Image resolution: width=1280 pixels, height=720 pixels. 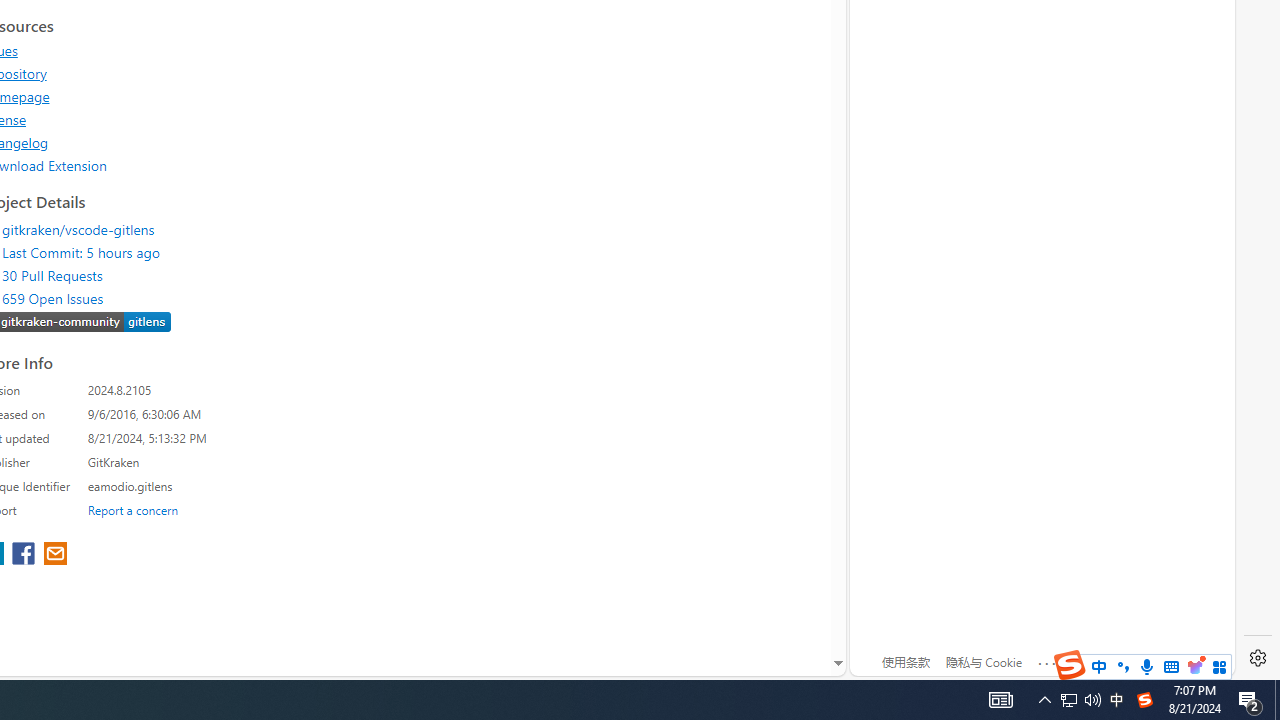 What do you see at coordinates (132, 508) in the screenshot?
I see `'Report a concern'` at bounding box center [132, 508].